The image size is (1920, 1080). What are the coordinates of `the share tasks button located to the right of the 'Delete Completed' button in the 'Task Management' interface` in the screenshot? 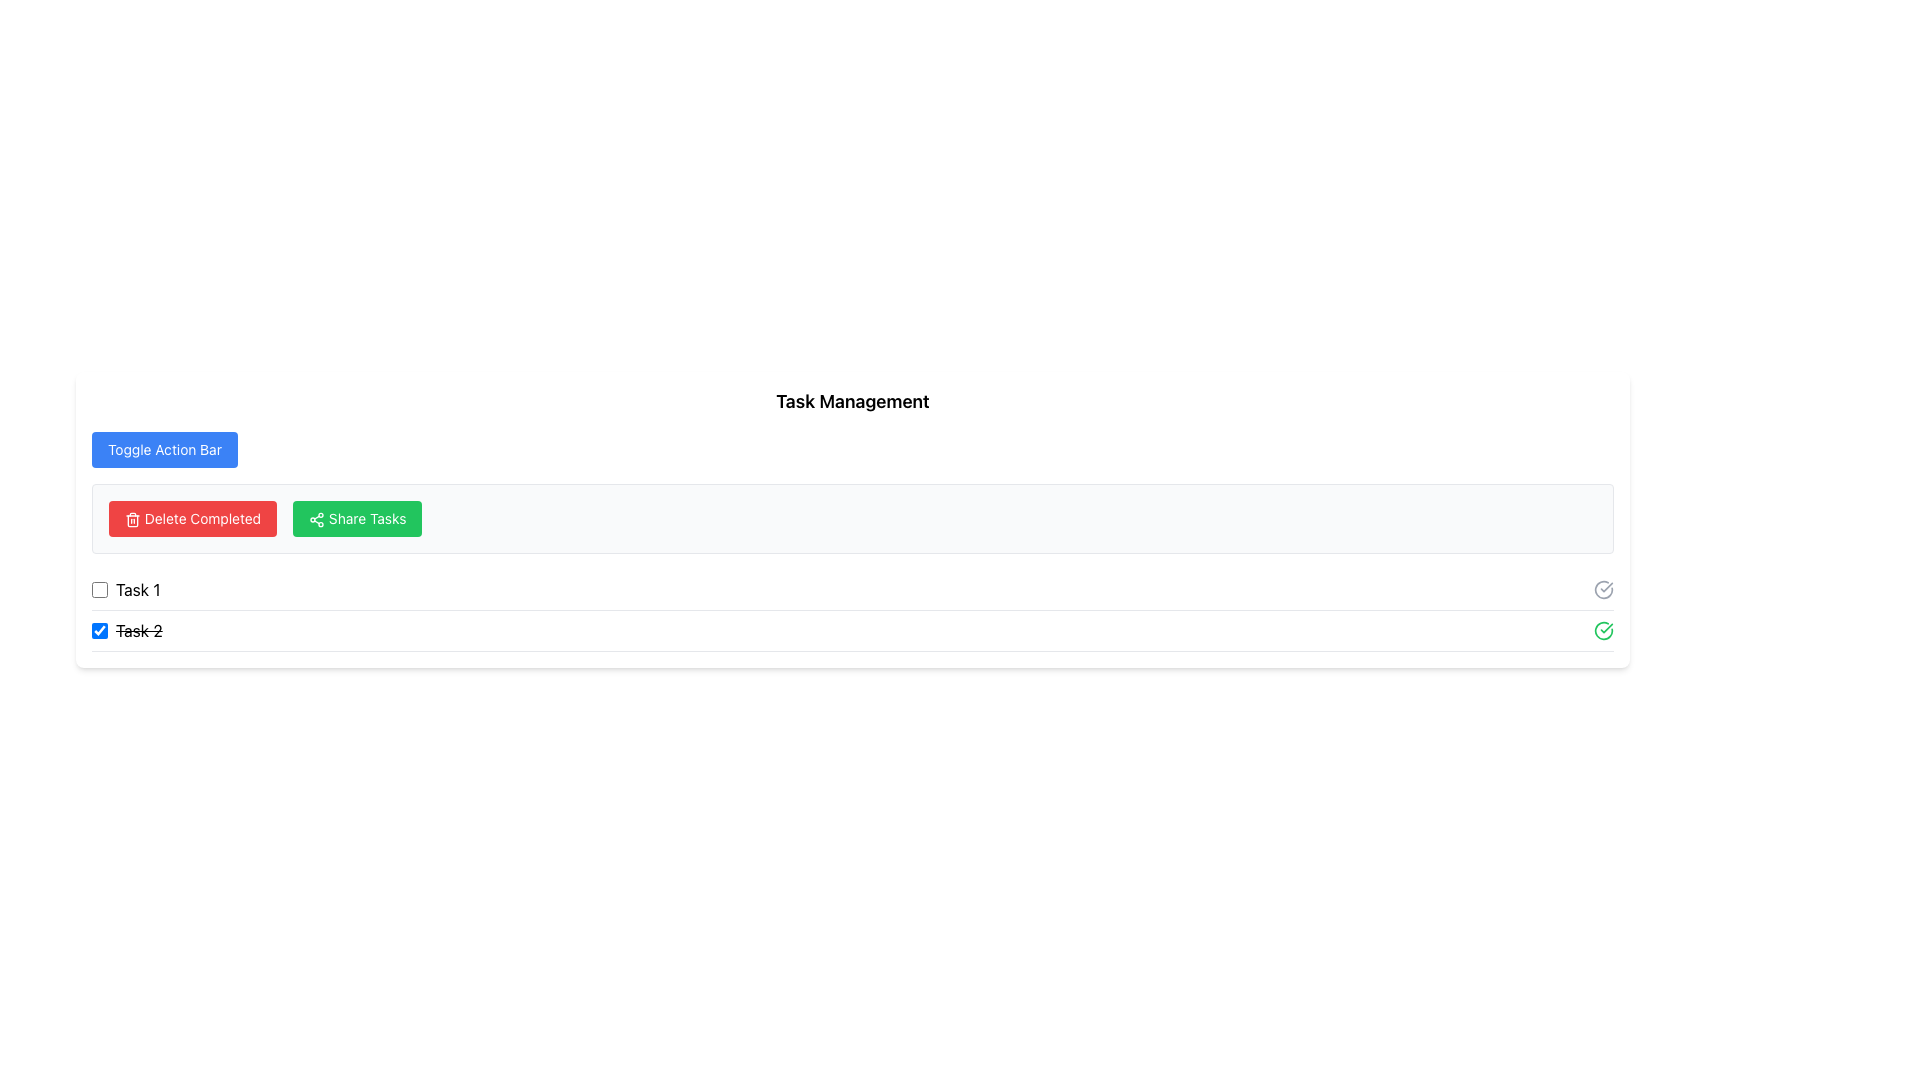 It's located at (357, 518).